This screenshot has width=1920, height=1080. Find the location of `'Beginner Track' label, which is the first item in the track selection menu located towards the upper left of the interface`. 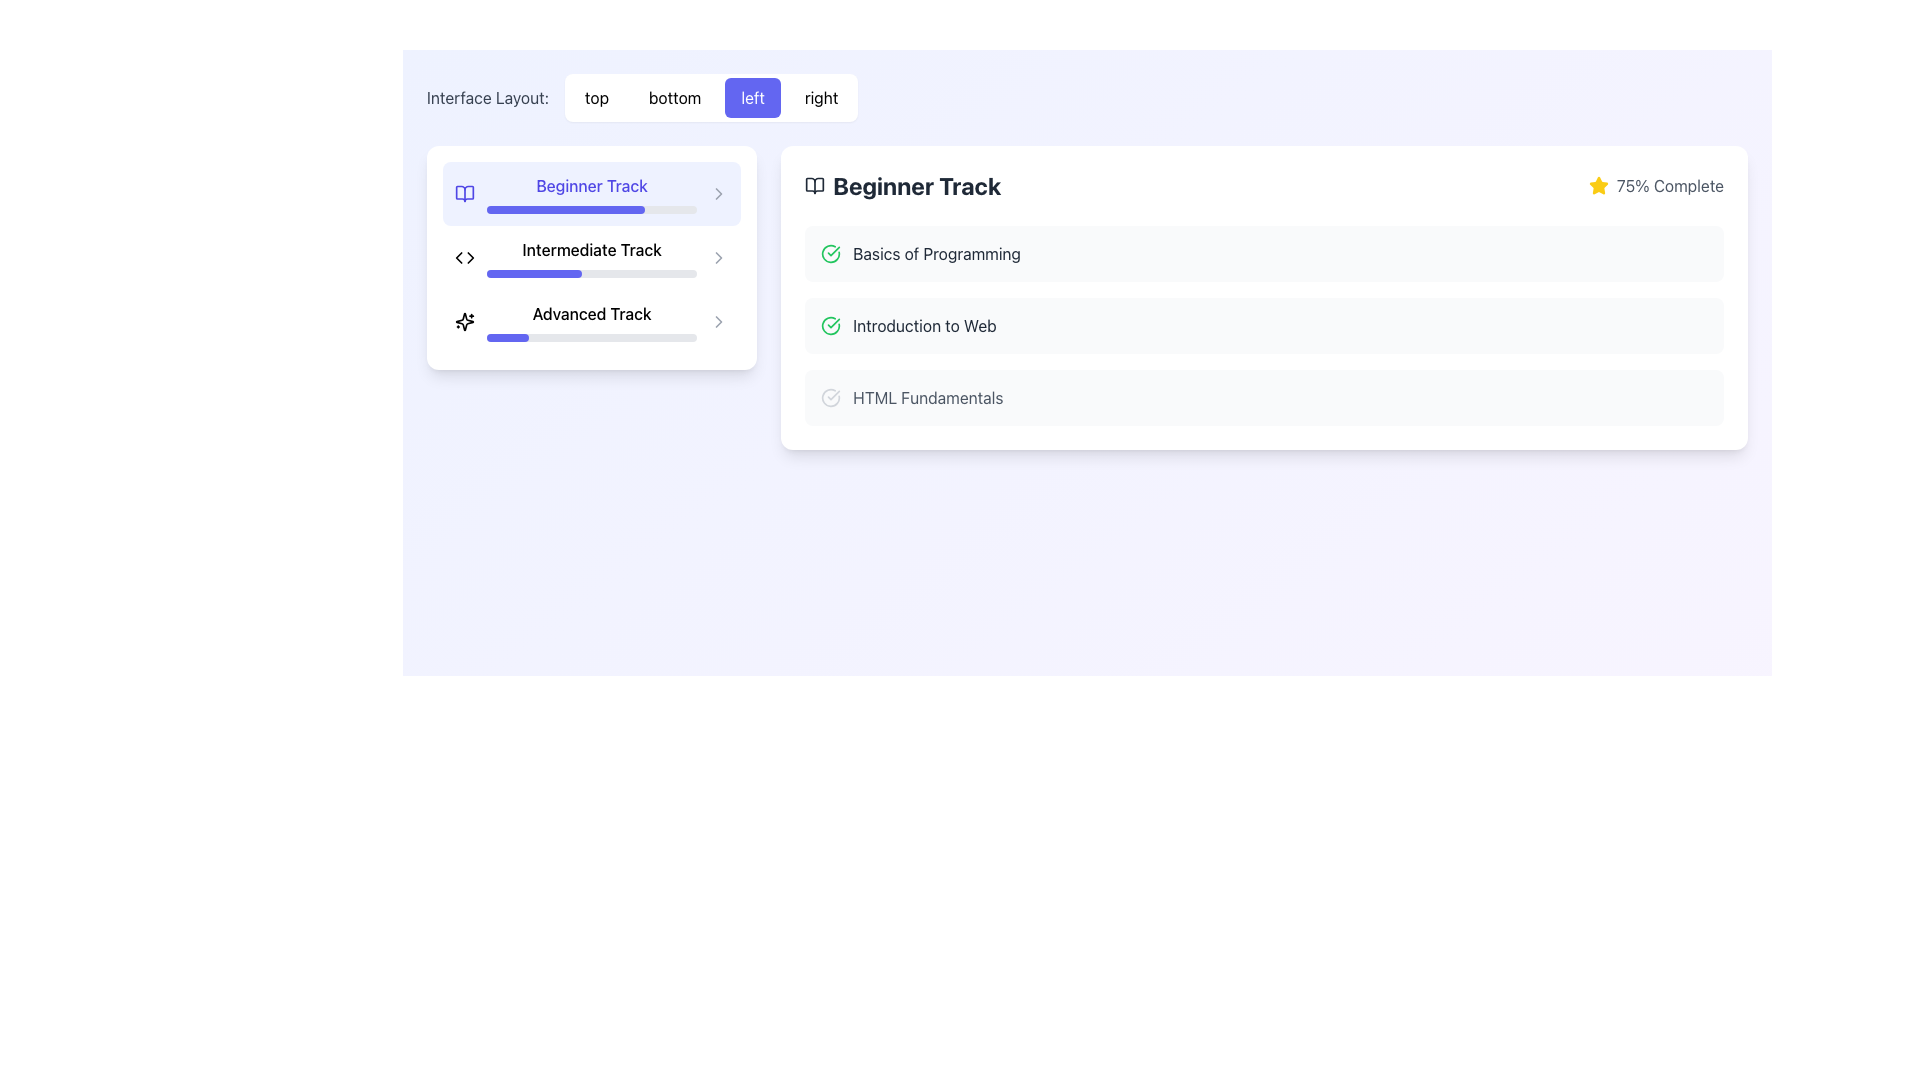

'Beginner Track' label, which is the first item in the track selection menu located towards the upper left of the interface is located at coordinates (591, 185).